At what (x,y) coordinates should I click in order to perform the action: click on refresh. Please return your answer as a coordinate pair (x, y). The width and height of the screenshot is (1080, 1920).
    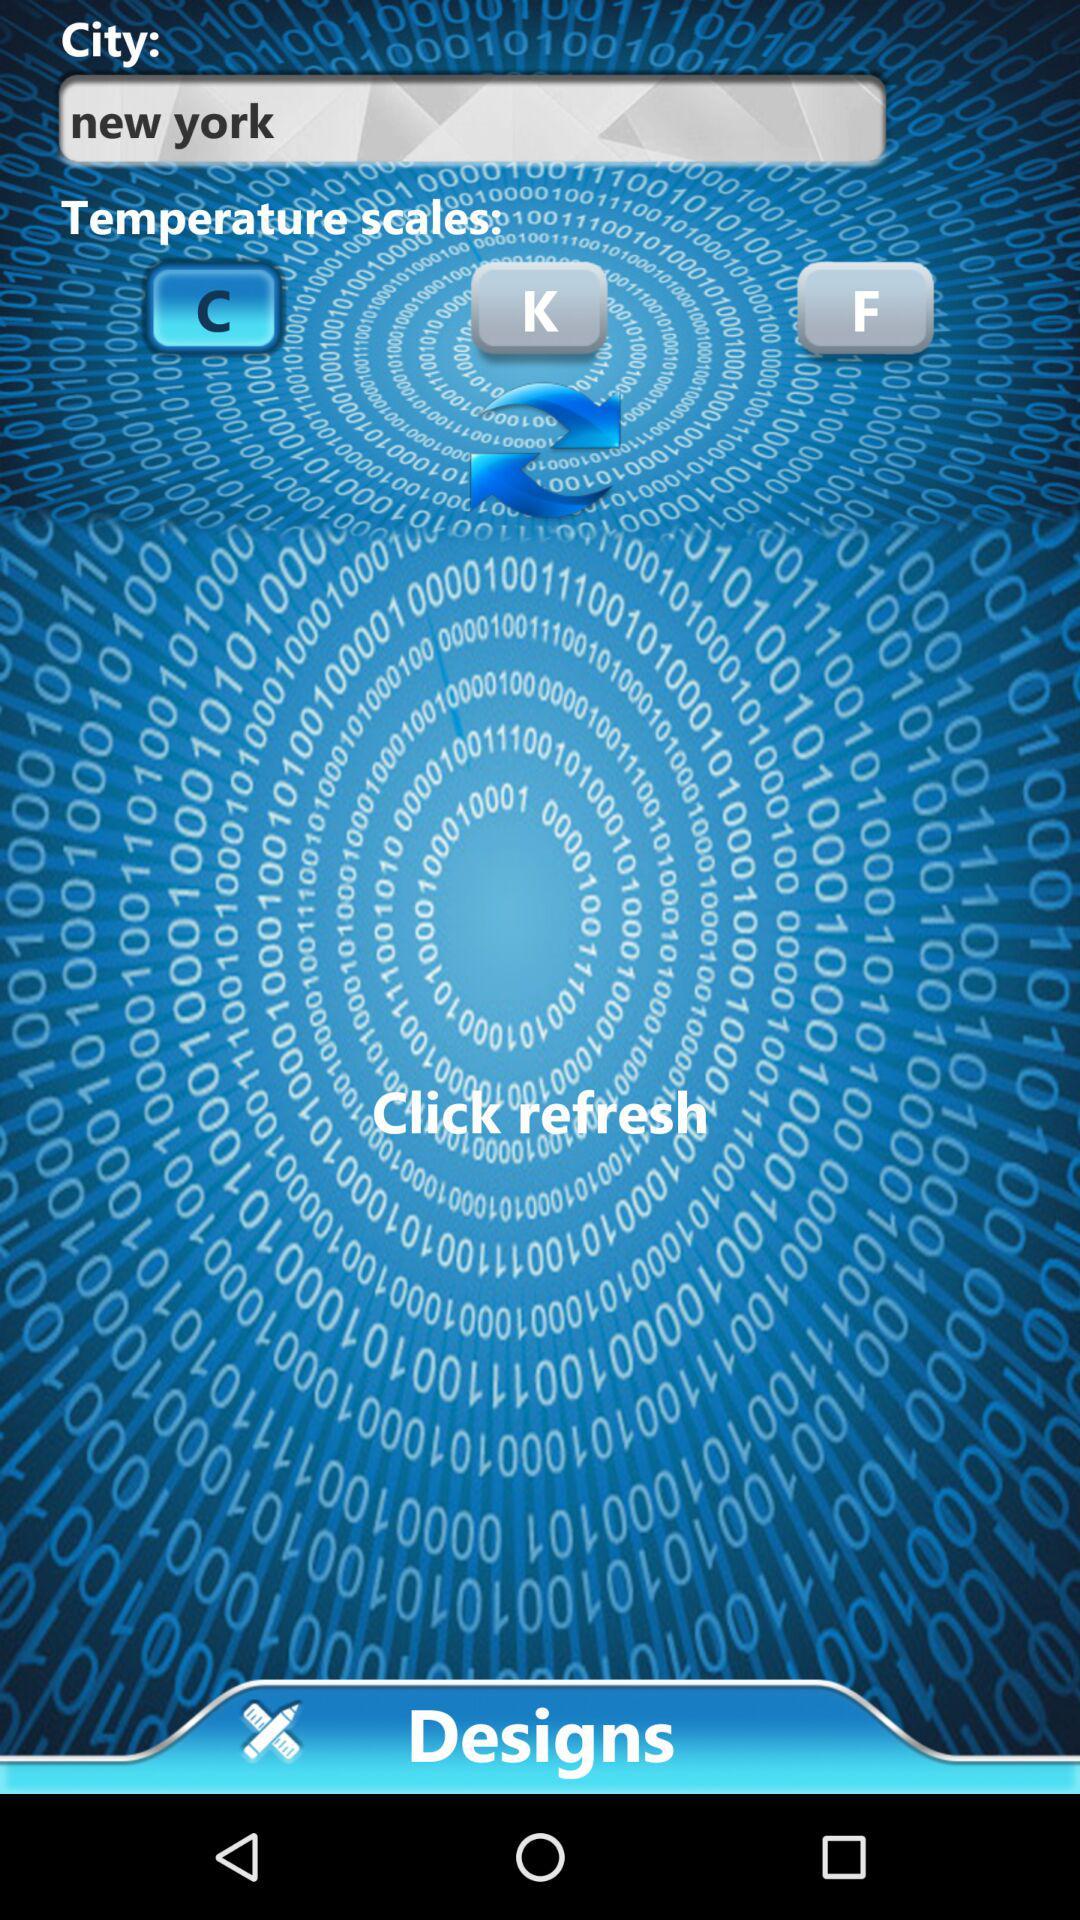
    Looking at the image, I should click on (540, 452).